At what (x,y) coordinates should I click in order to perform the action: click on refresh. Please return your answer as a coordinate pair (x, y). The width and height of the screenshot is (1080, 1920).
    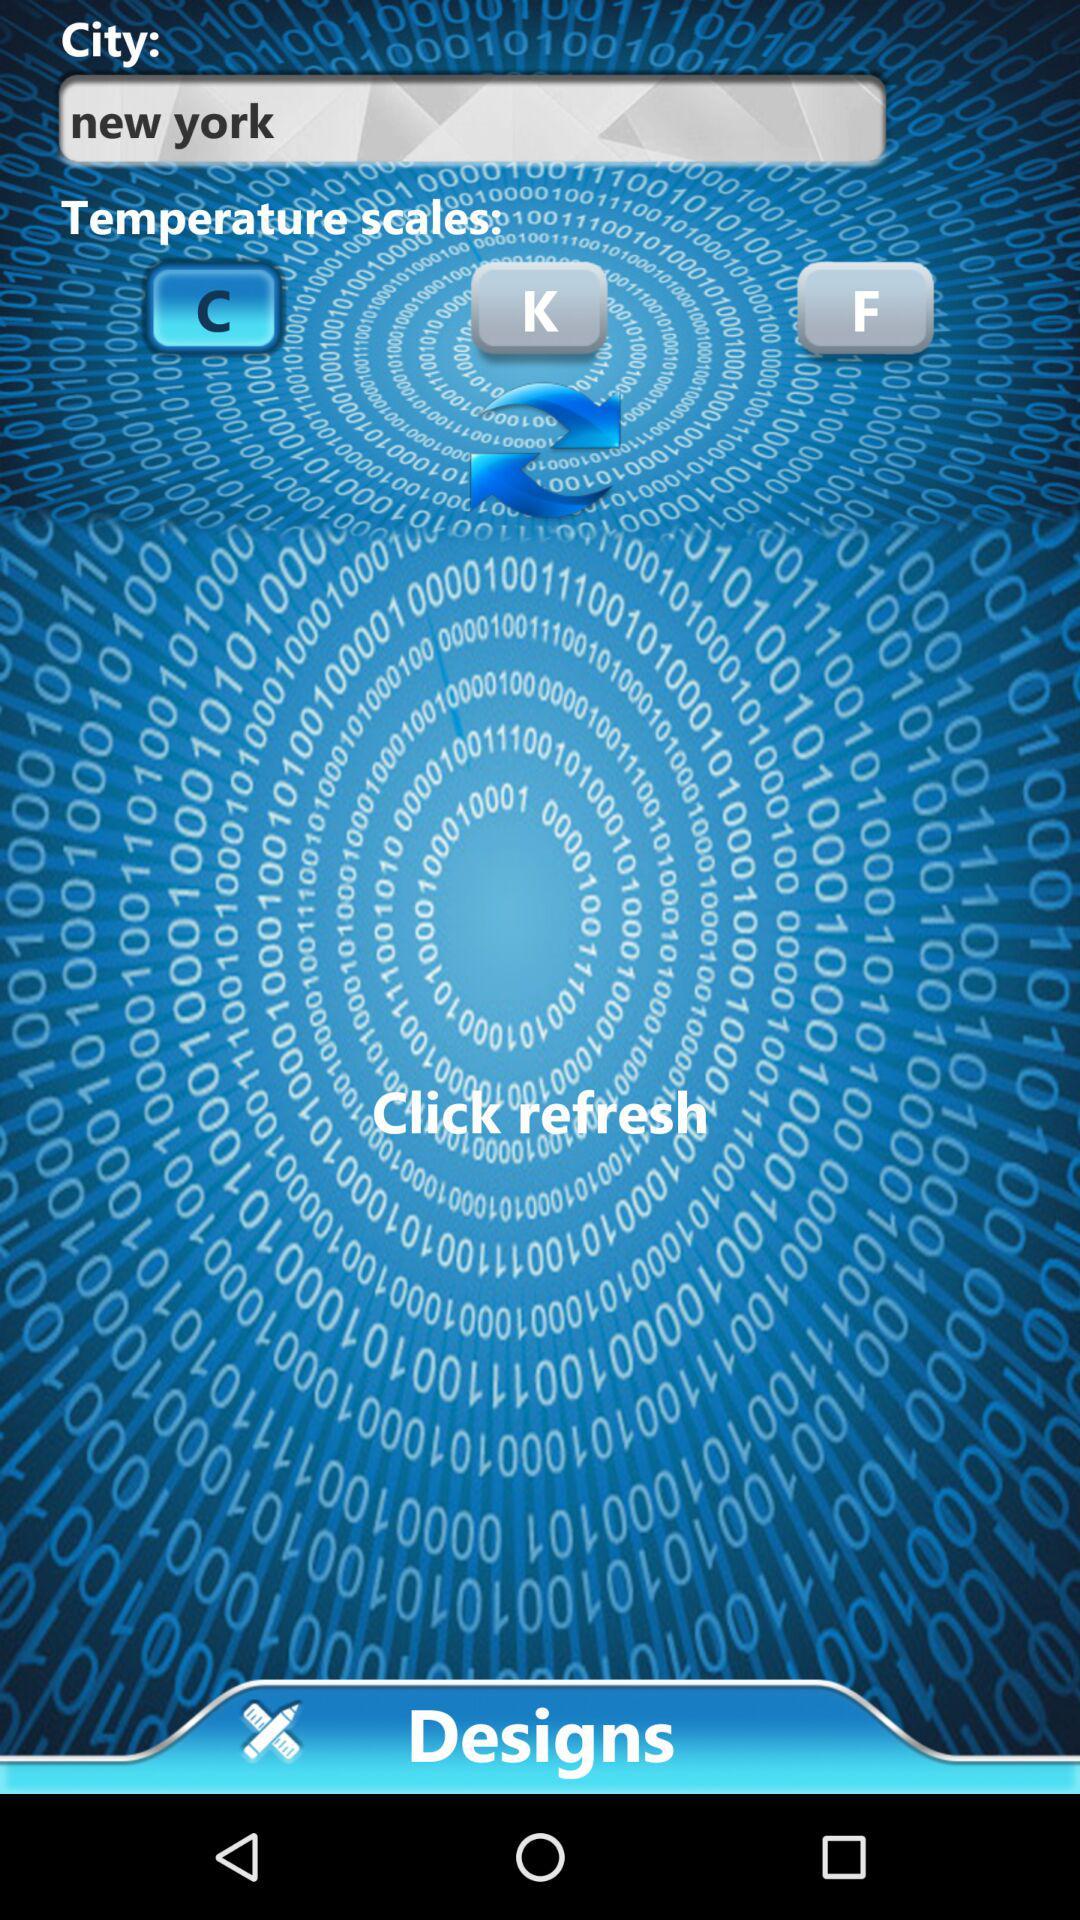
    Looking at the image, I should click on (540, 452).